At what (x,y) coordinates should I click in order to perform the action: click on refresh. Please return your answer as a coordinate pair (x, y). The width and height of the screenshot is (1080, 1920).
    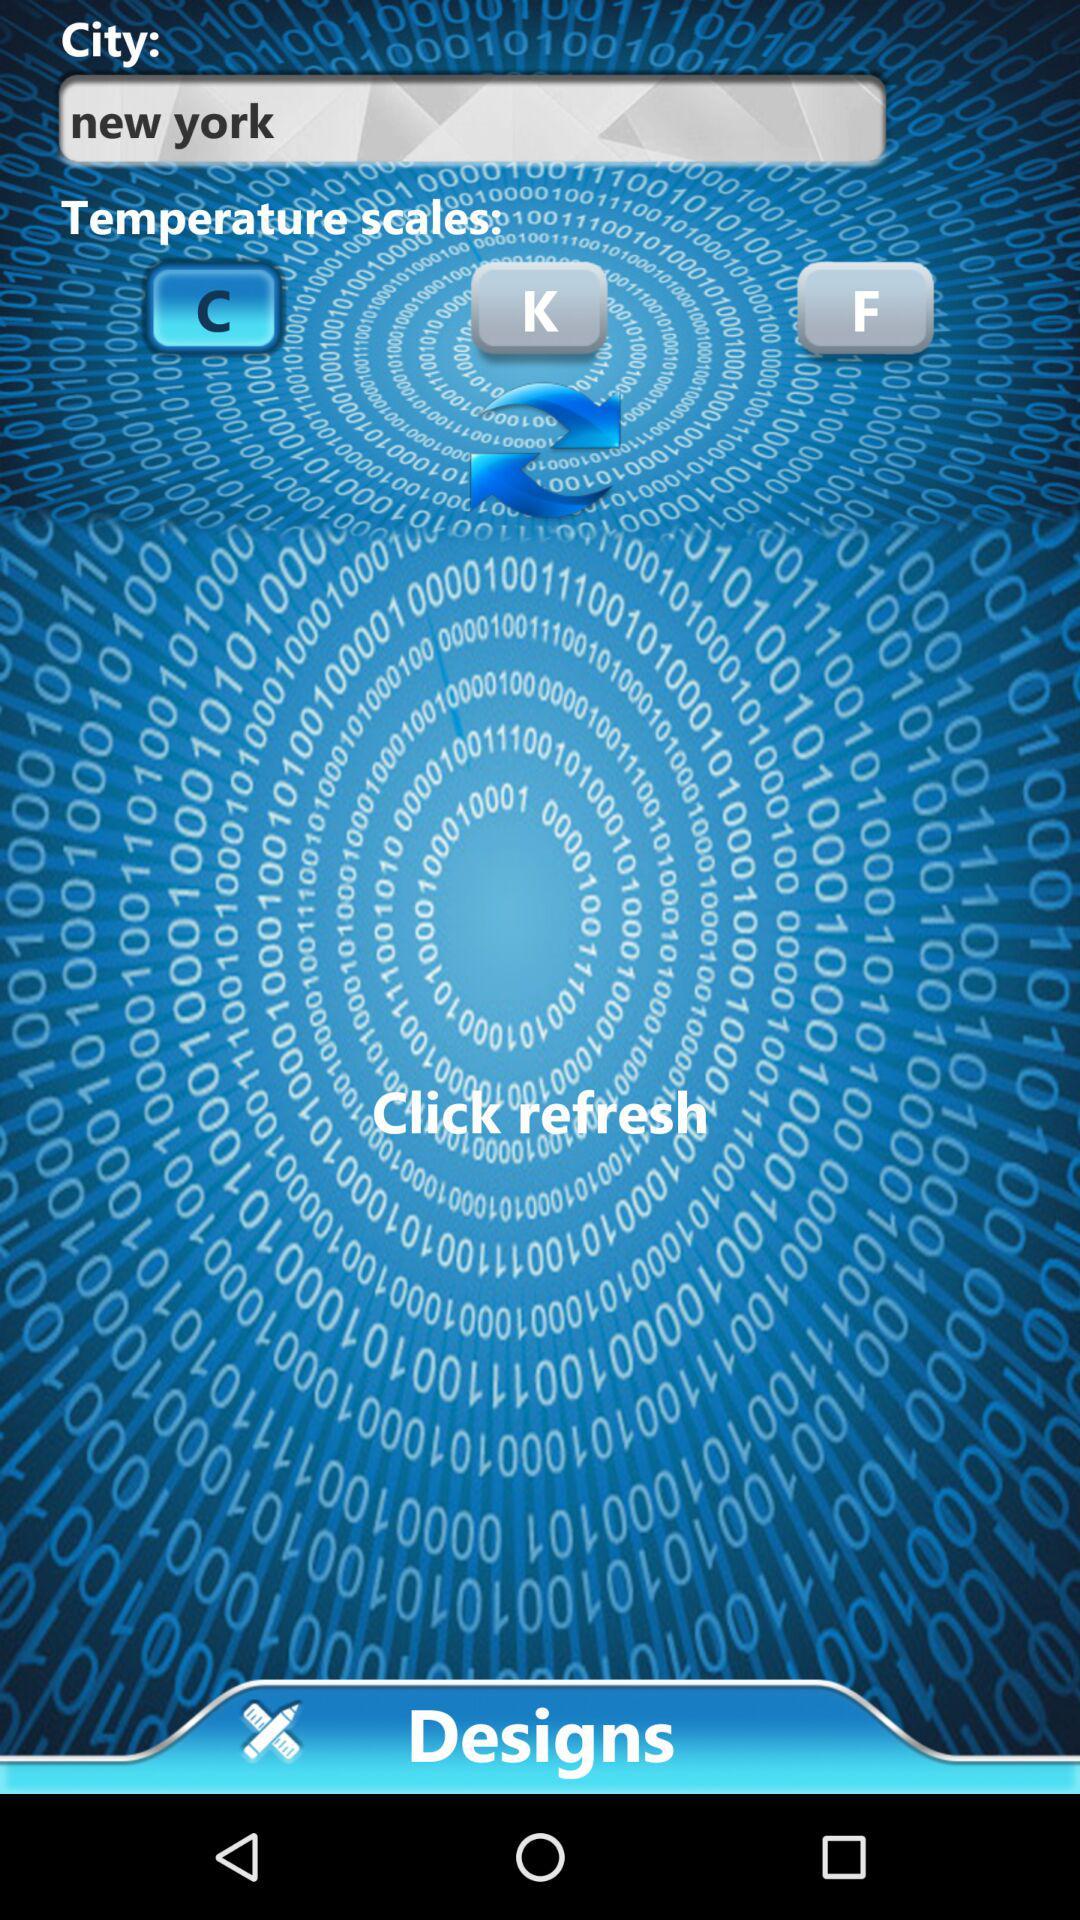
    Looking at the image, I should click on (540, 452).